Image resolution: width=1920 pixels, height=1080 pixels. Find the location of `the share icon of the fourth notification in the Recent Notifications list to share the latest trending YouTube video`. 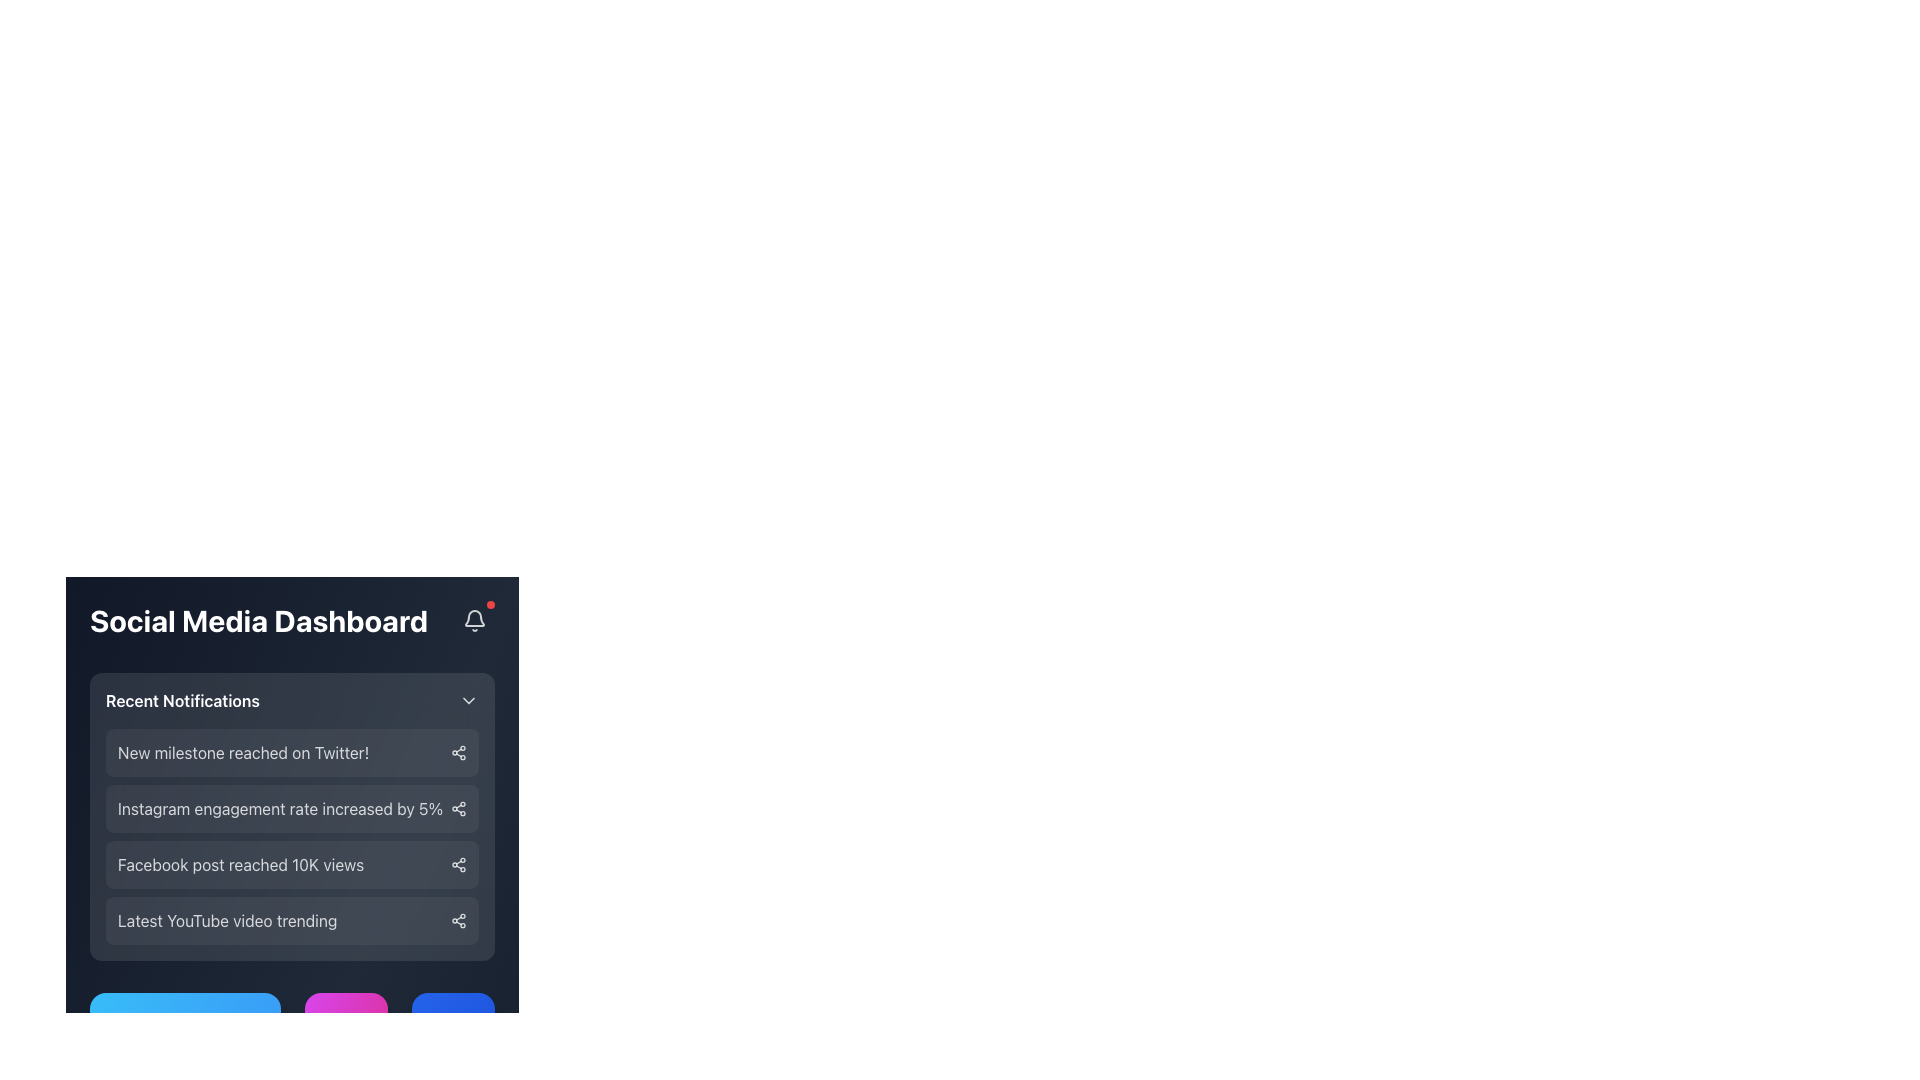

the share icon of the fourth notification in the Recent Notifications list to share the latest trending YouTube video is located at coordinates (291, 921).